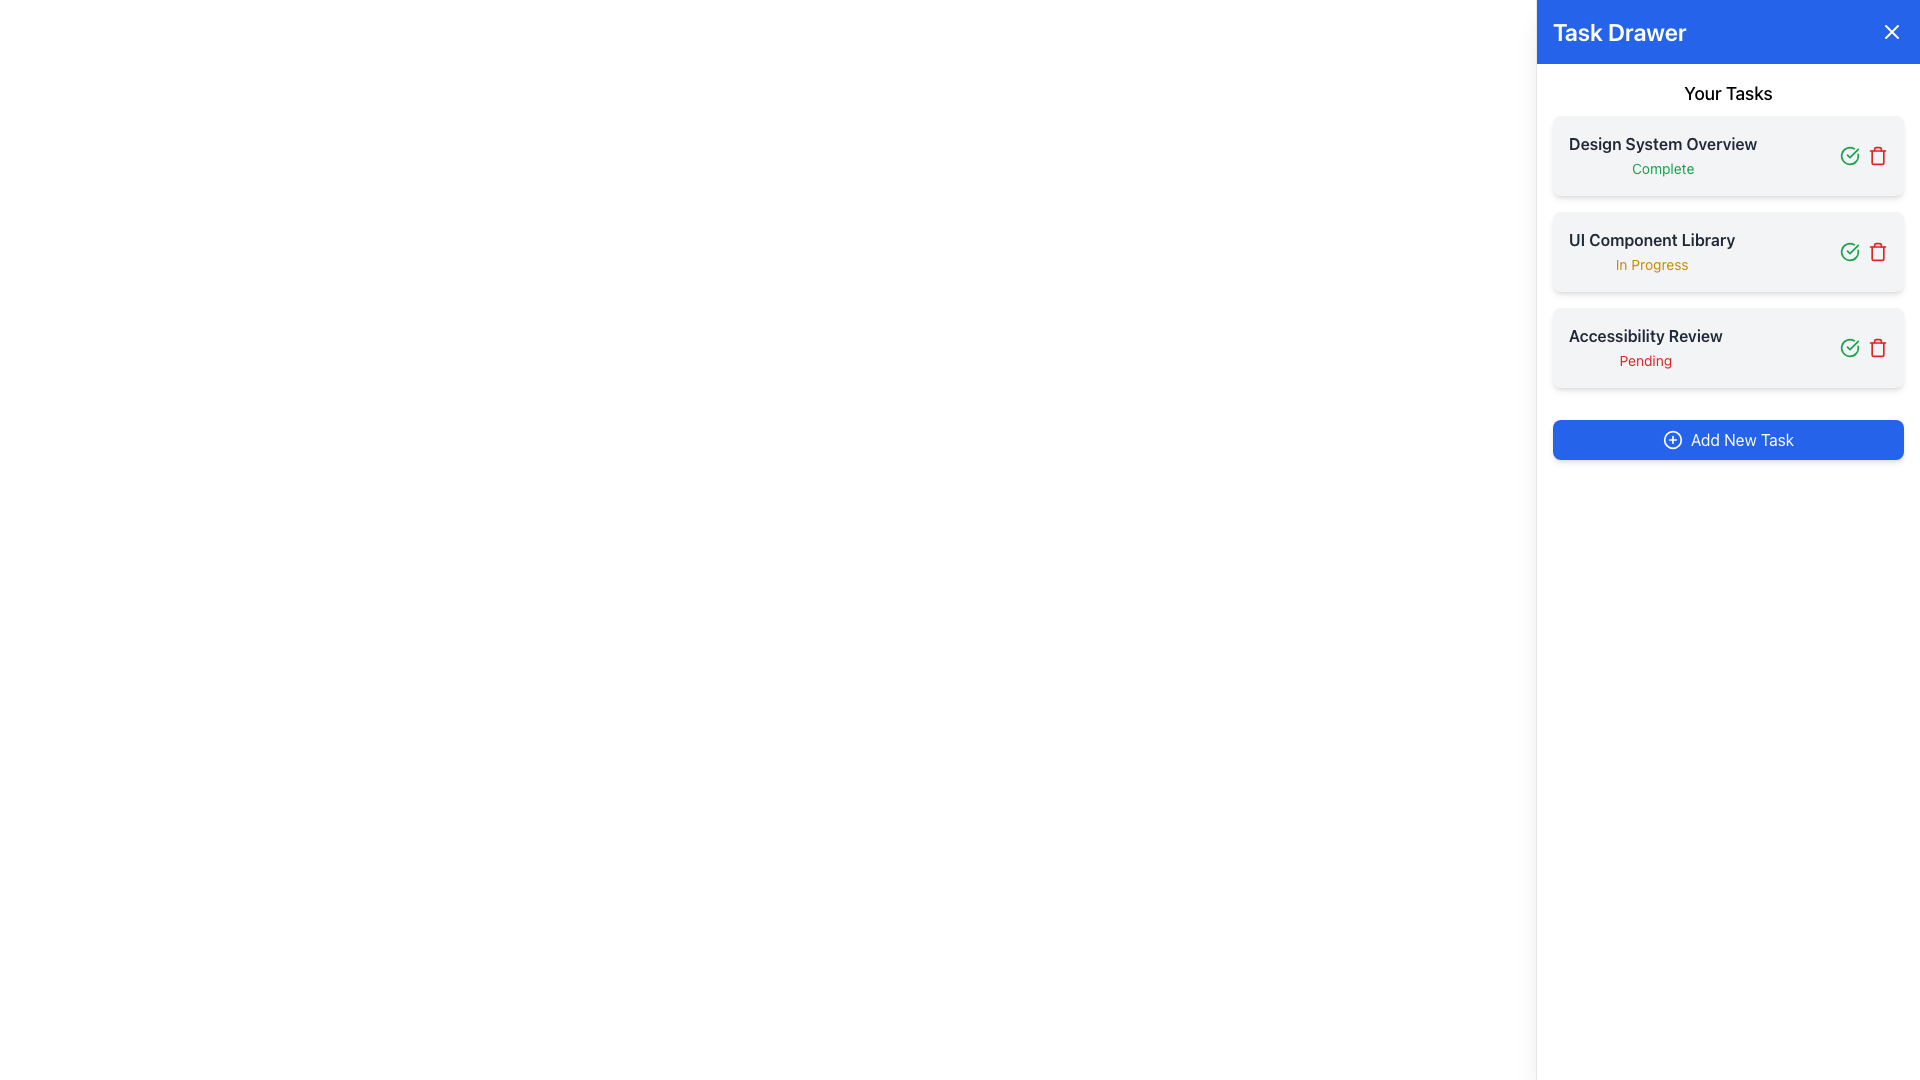 Image resolution: width=1920 pixels, height=1080 pixels. Describe the element at coordinates (1848, 154) in the screenshot. I see `the circular green icon button with a checkmark inside it, located on the far right side of the 'Design System Overview' listing in the 'Your Tasks' section of the Task Drawer` at that location.